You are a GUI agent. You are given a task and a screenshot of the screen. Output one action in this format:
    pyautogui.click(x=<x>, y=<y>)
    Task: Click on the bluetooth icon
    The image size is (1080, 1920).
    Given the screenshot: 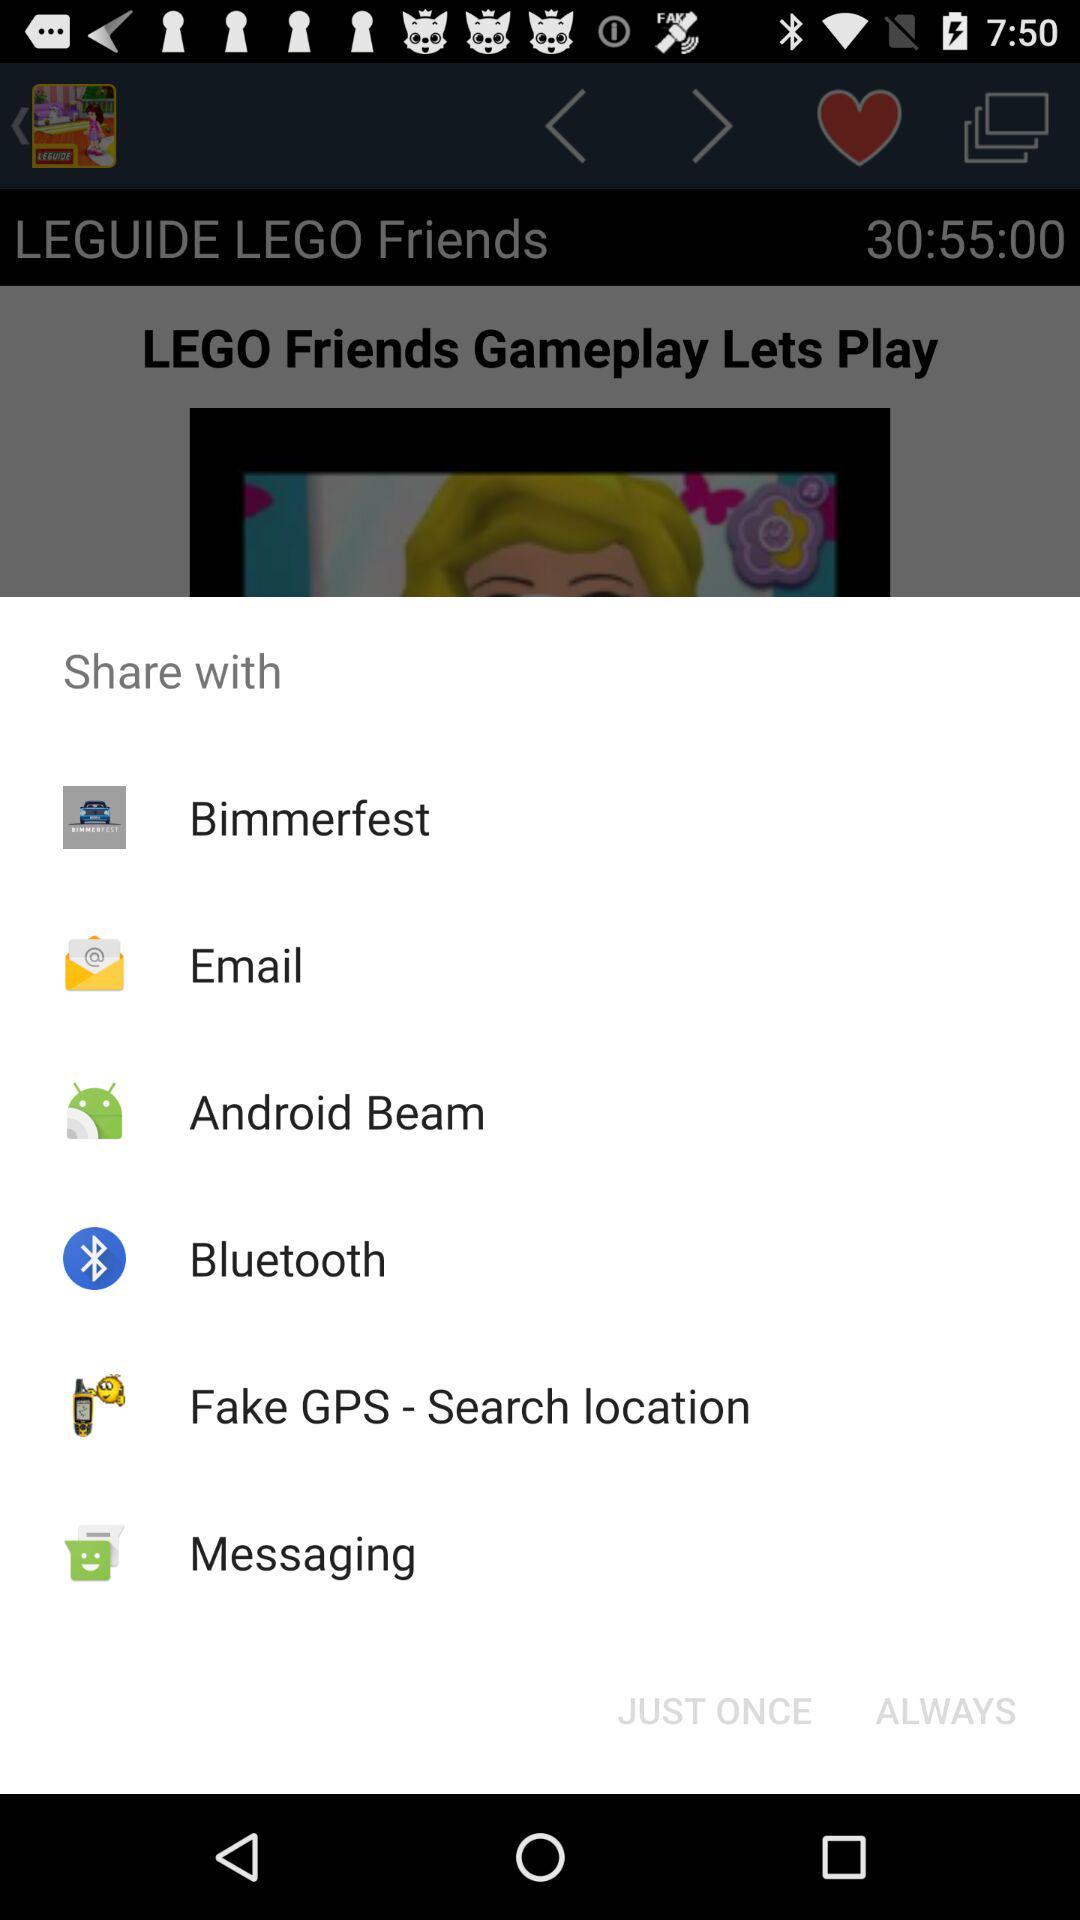 What is the action you would take?
    pyautogui.click(x=288, y=1257)
    